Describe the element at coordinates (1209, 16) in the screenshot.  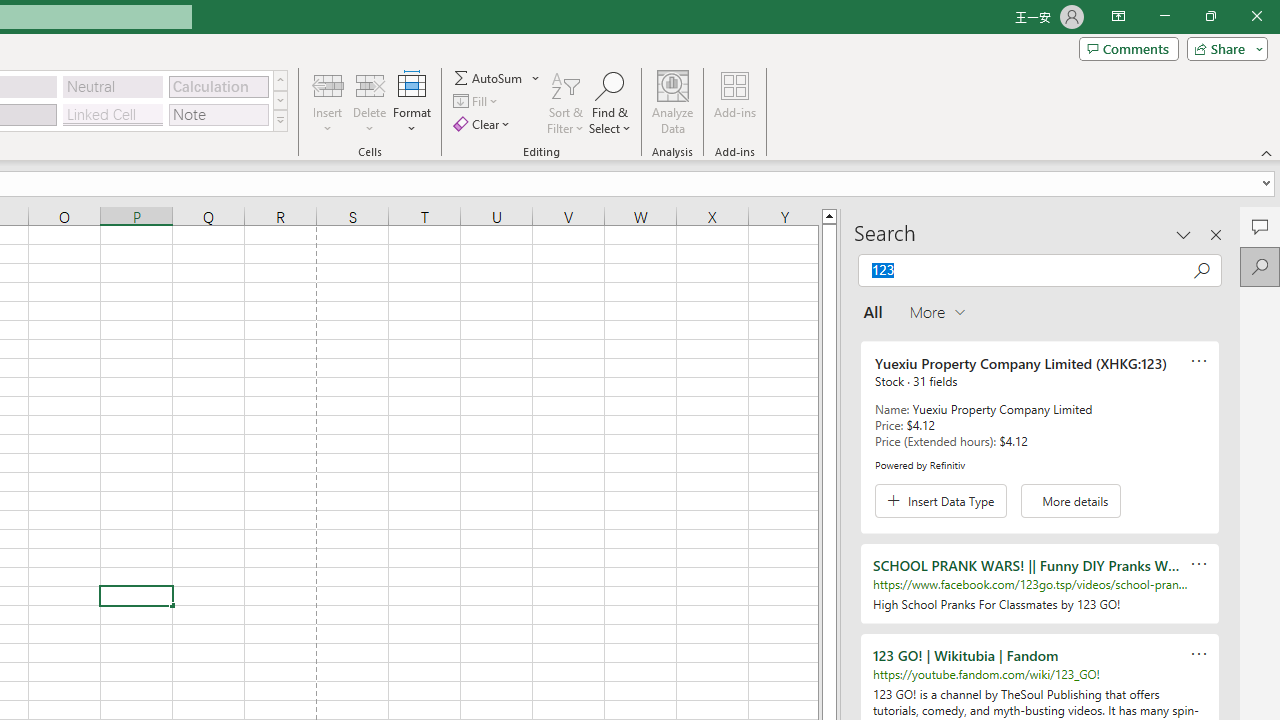
I see `'Restore Down'` at that location.